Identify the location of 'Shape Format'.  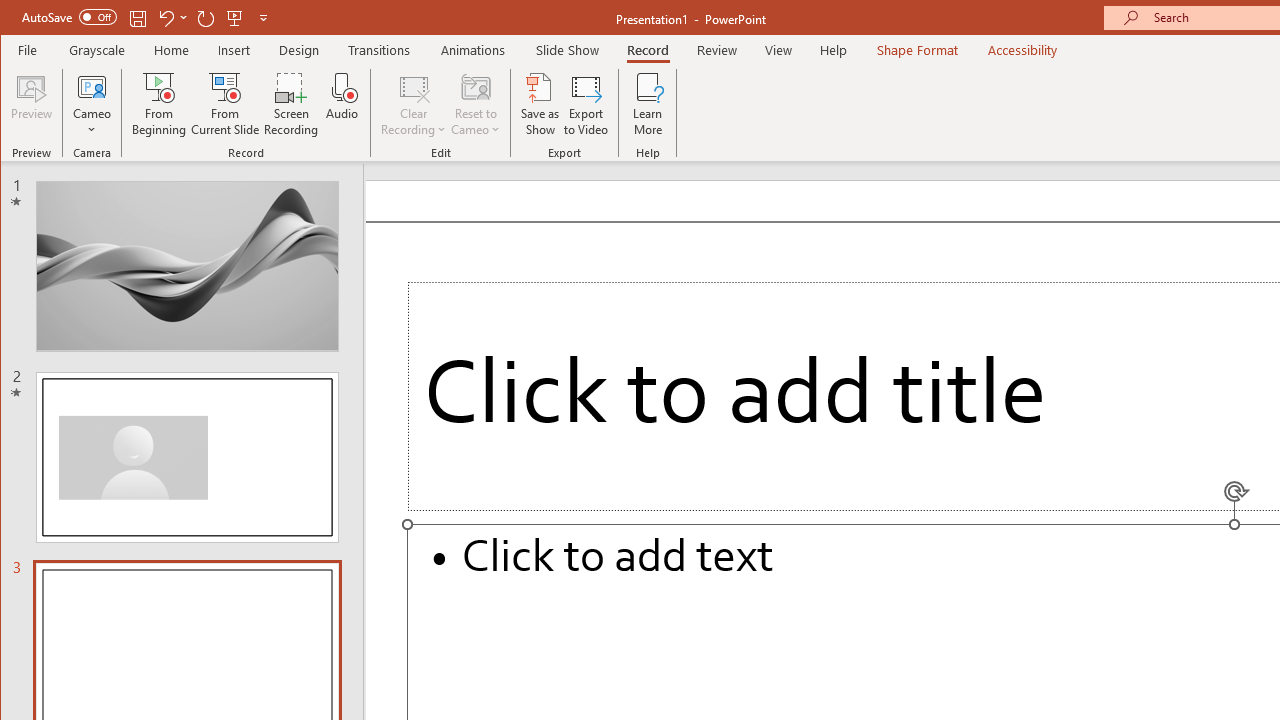
(916, 49).